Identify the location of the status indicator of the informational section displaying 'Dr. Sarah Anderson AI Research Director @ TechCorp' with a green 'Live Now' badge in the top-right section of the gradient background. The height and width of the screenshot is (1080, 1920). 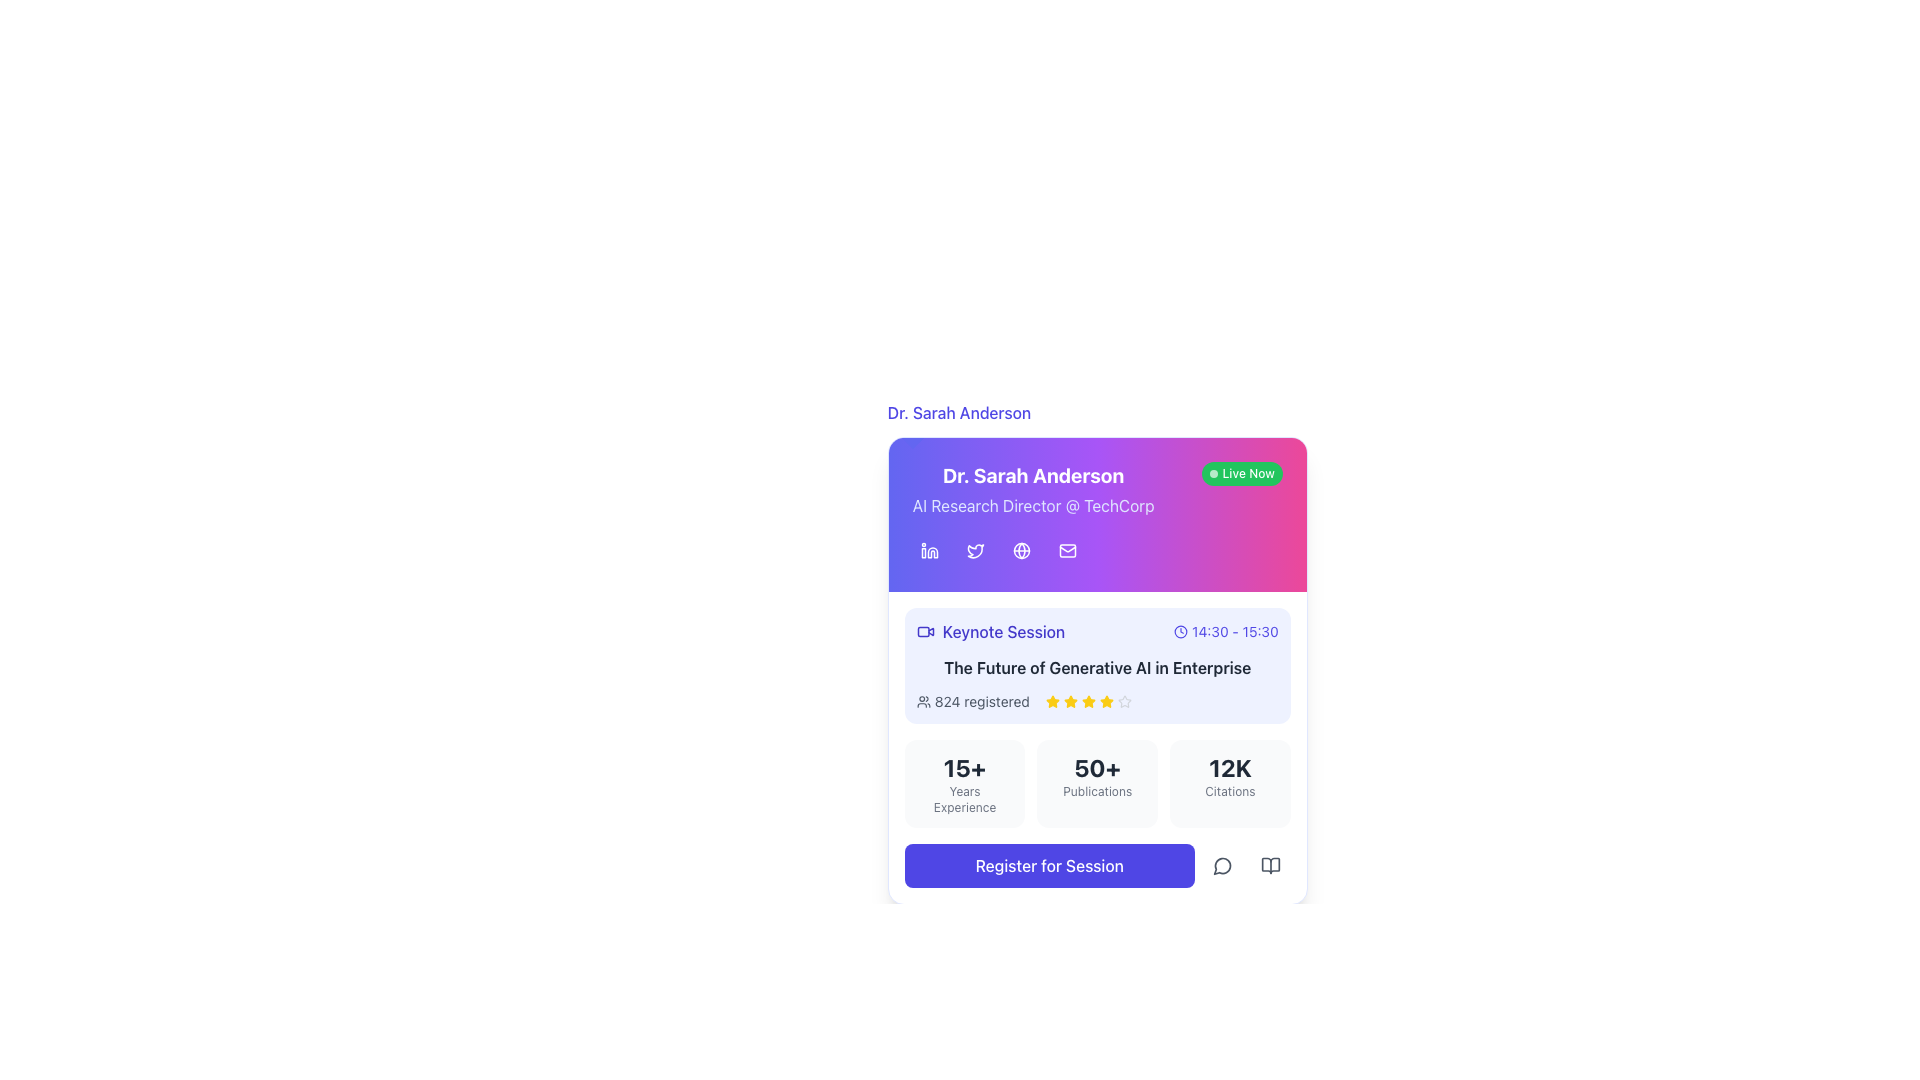
(1096, 489).